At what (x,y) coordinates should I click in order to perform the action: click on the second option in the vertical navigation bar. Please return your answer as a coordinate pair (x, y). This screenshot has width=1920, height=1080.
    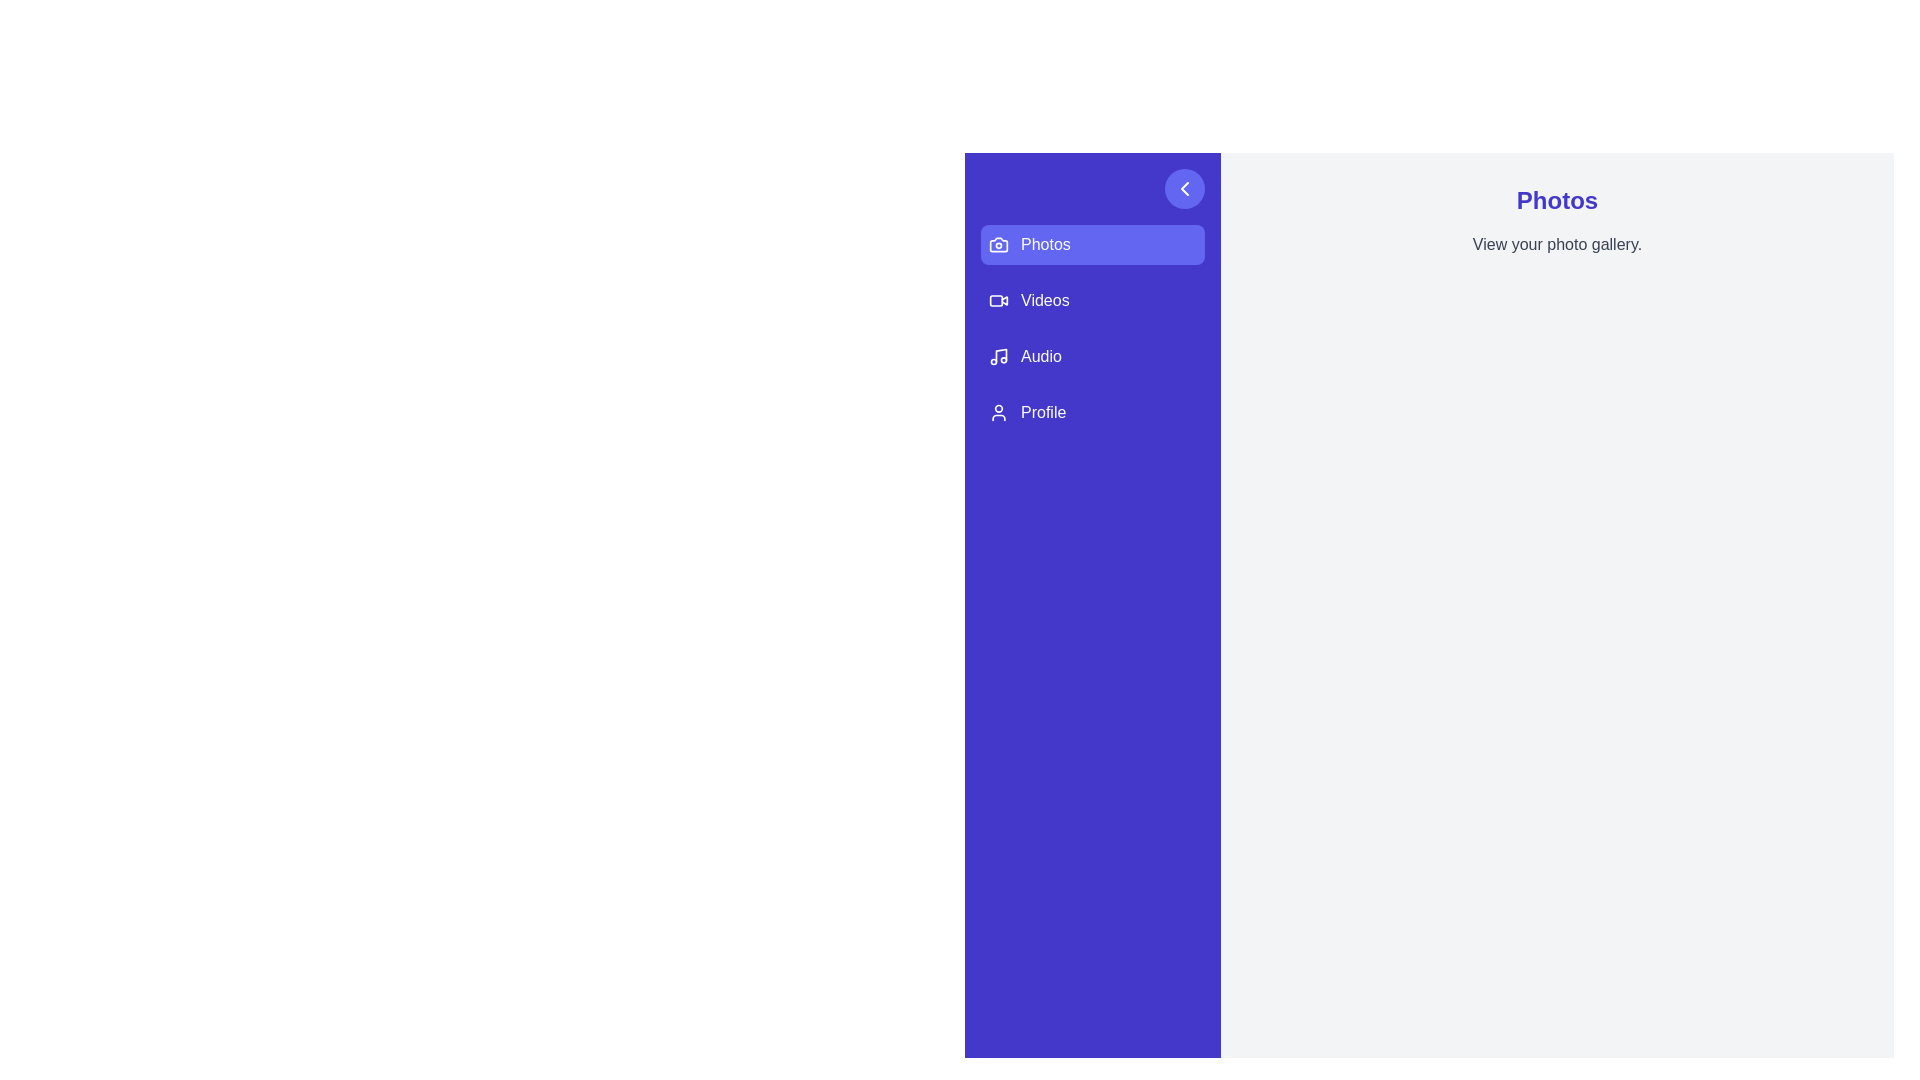
    Looking at the image, I should click on (1092, 300).